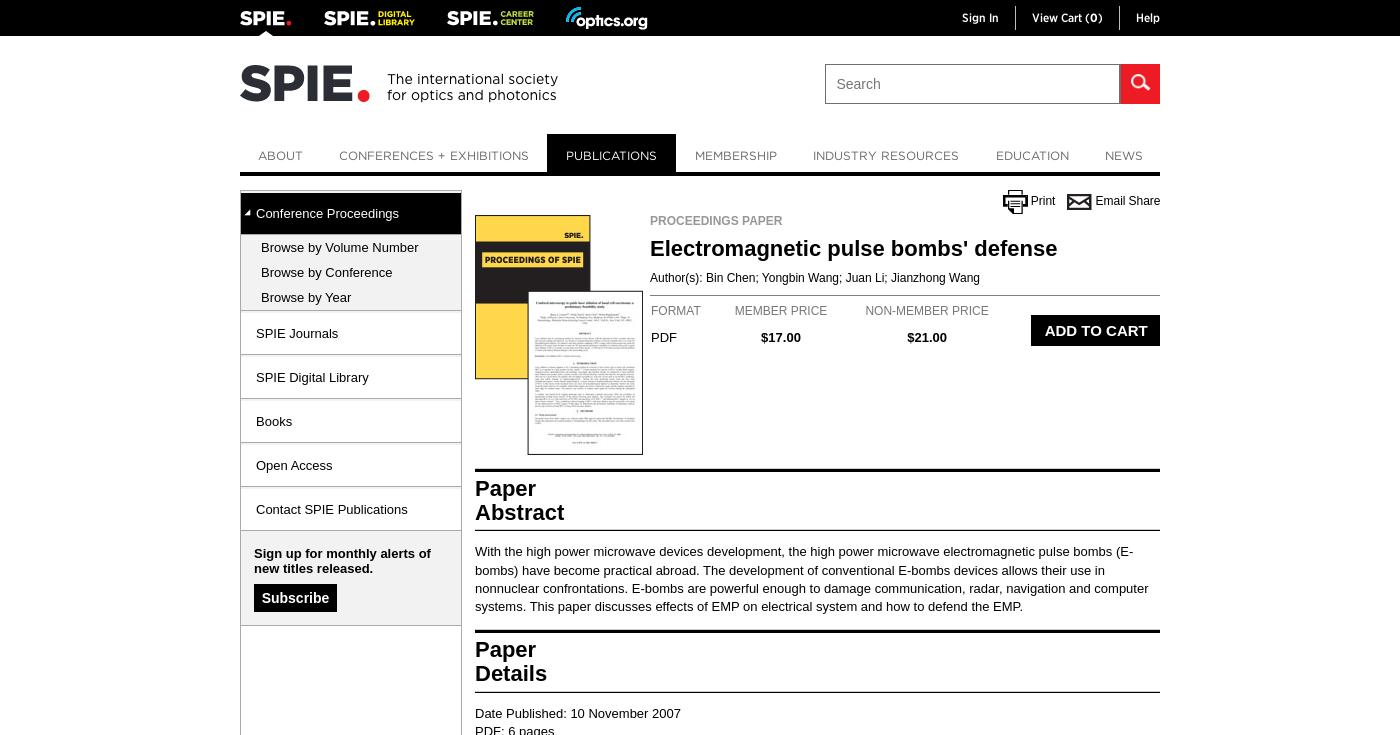 This screenshot has height=735, width=1400. Describe the element at coordinates (256, 332) in the screenshot. I see `'SPIE Journals'` at that location.